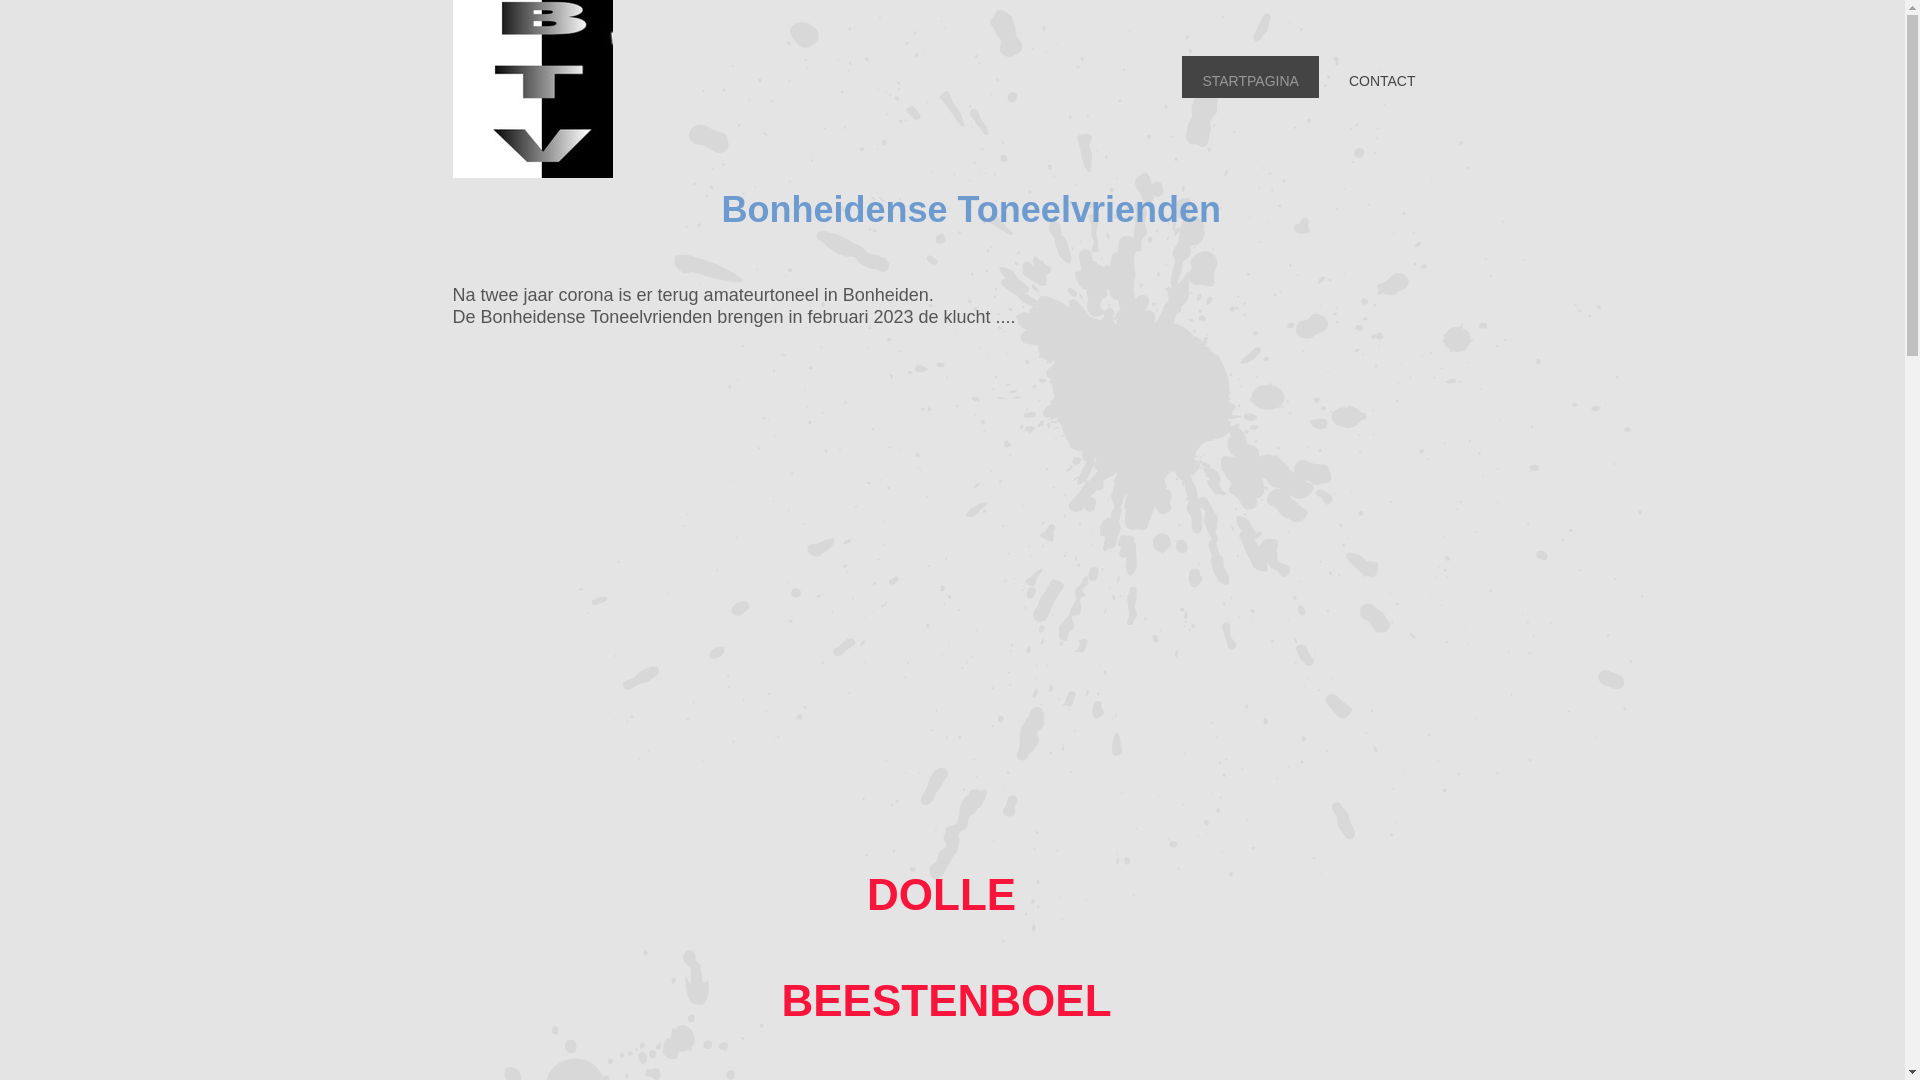 This screenshot has height=1080, width=1920. I want to click on 'CONTACT', so click(1381, 76).